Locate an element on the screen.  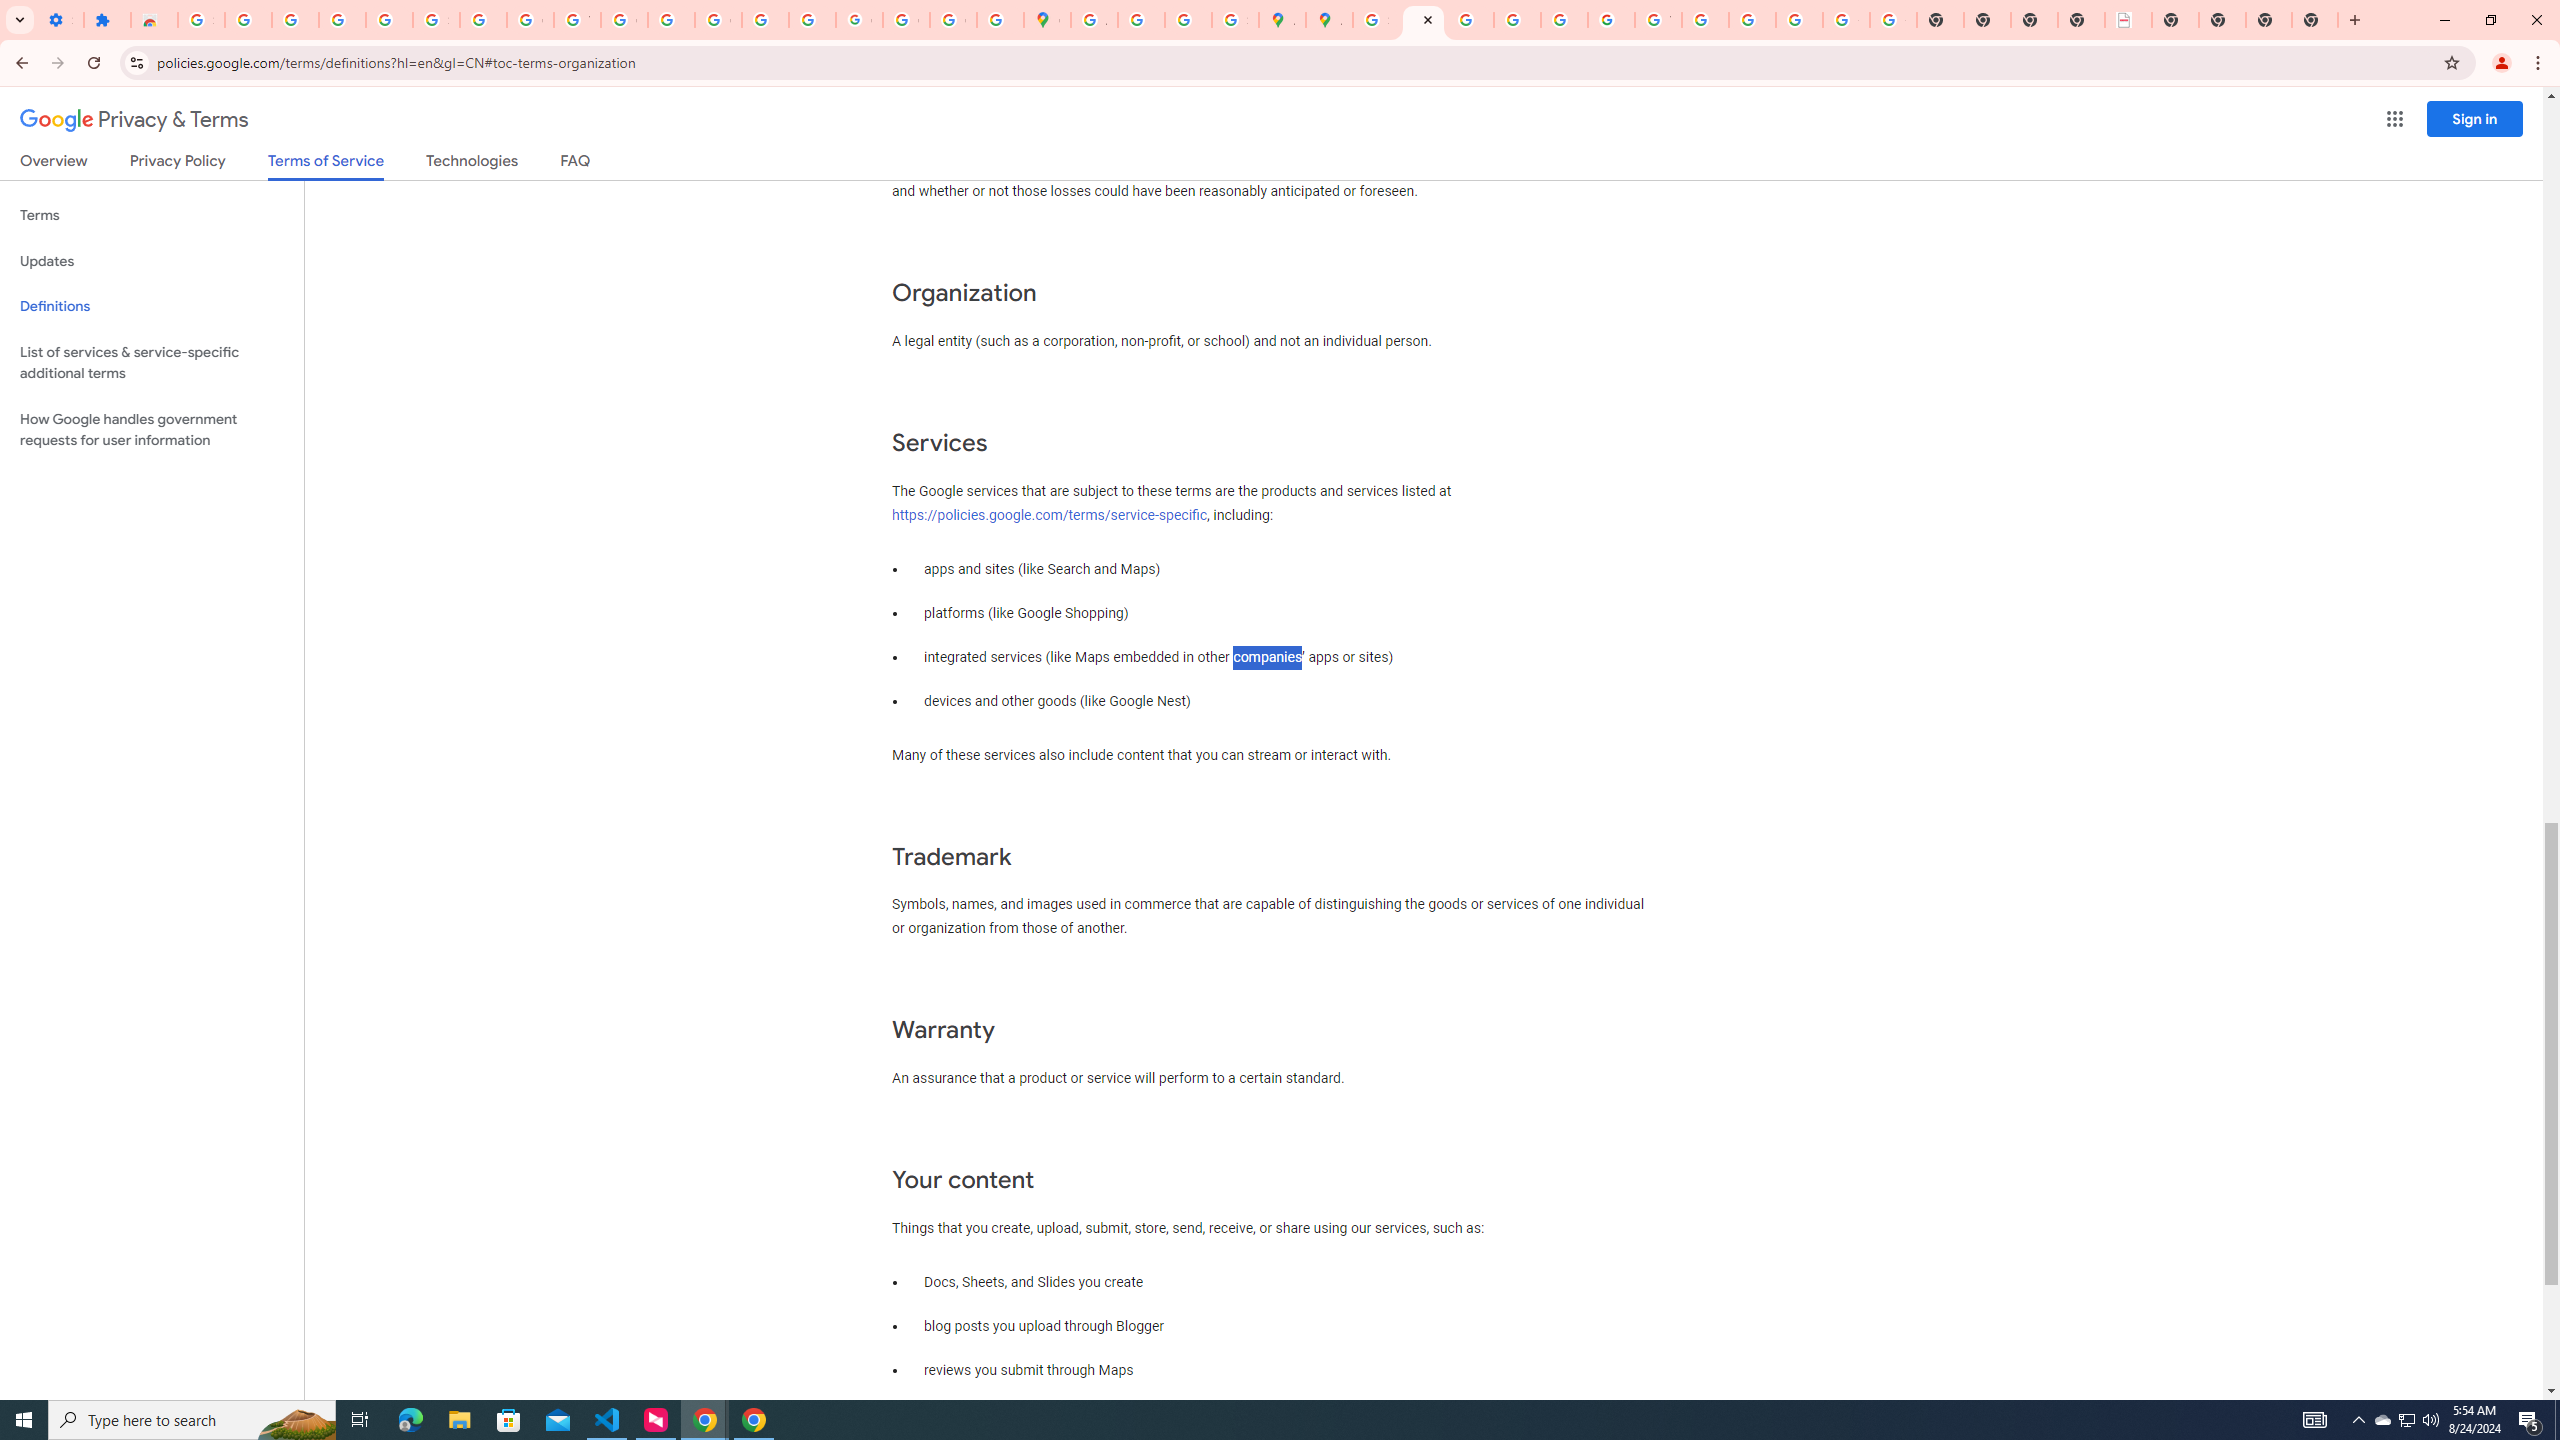
'FAQ' is located at coordinates (575, 164).